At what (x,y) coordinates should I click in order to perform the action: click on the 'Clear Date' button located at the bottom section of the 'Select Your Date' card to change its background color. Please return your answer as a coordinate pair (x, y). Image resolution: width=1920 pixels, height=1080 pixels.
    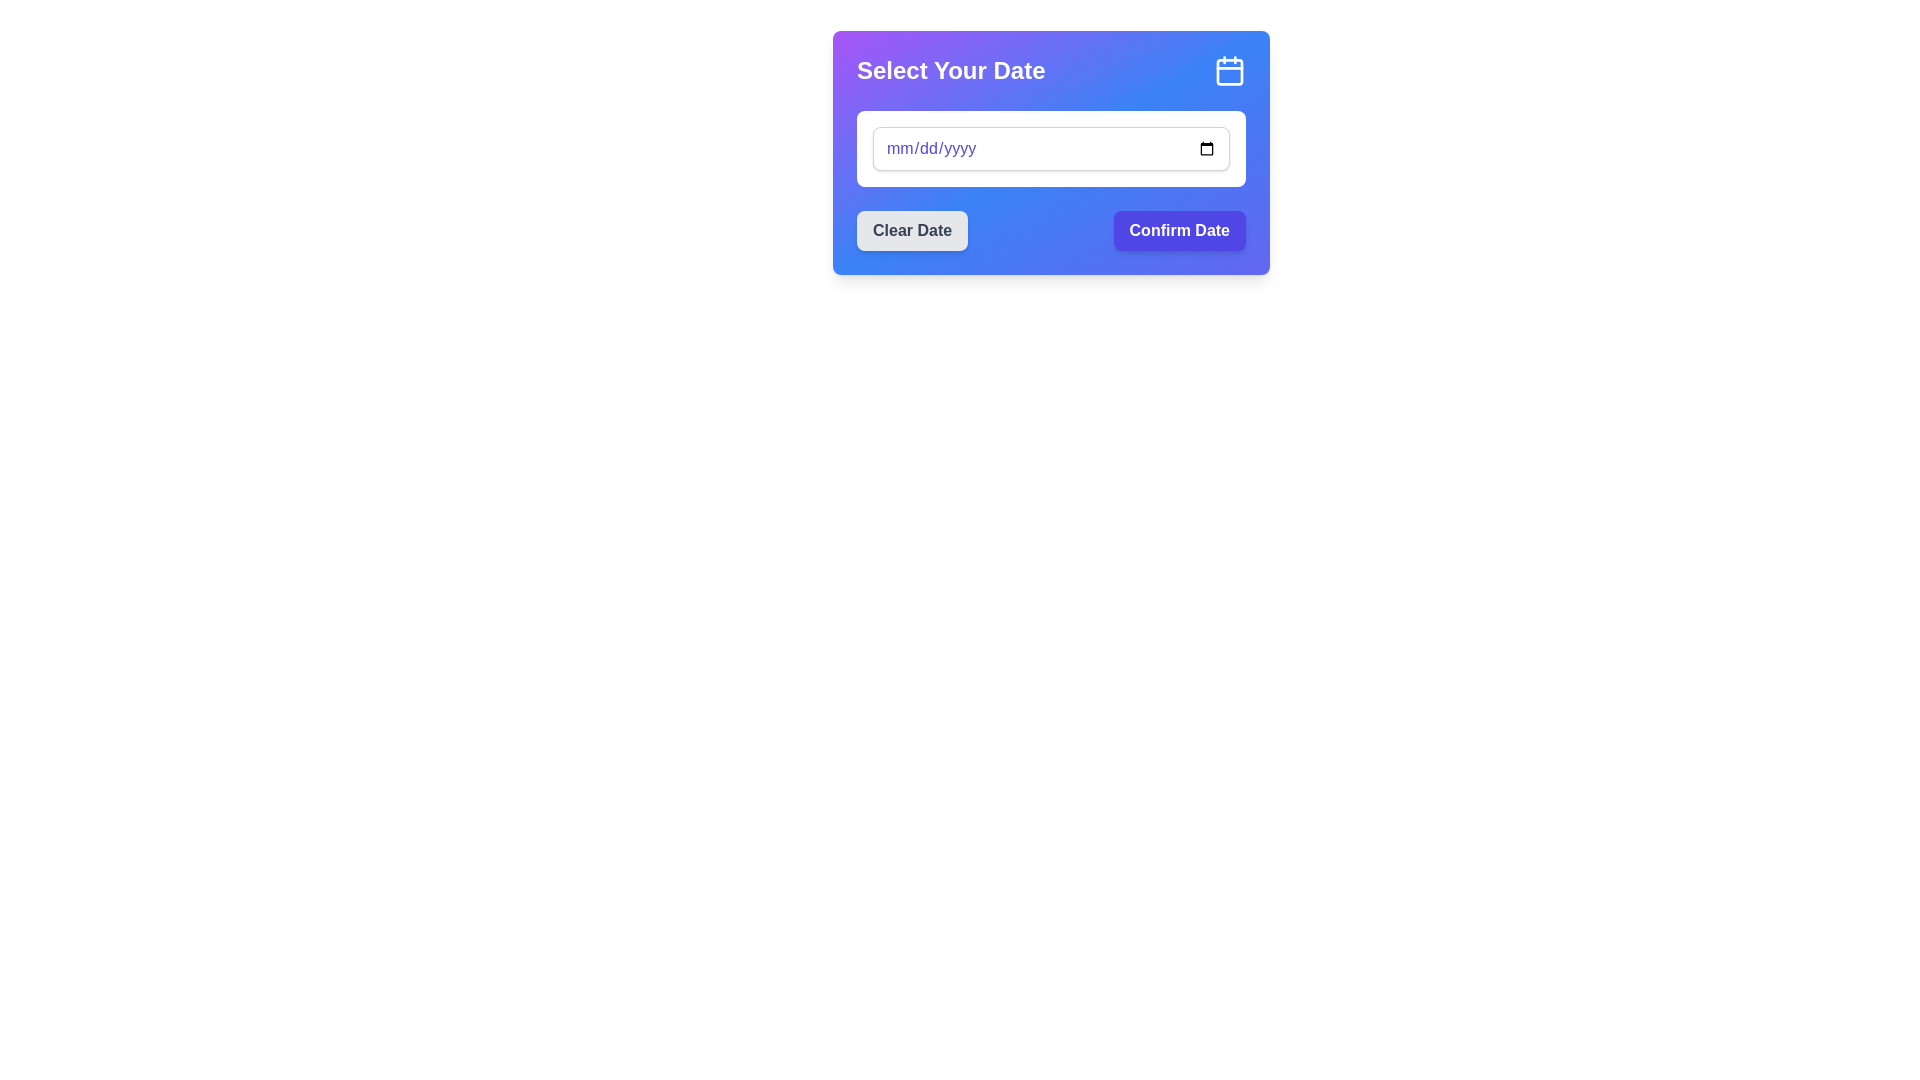
    Looking at the image, I should click on (911, 230).